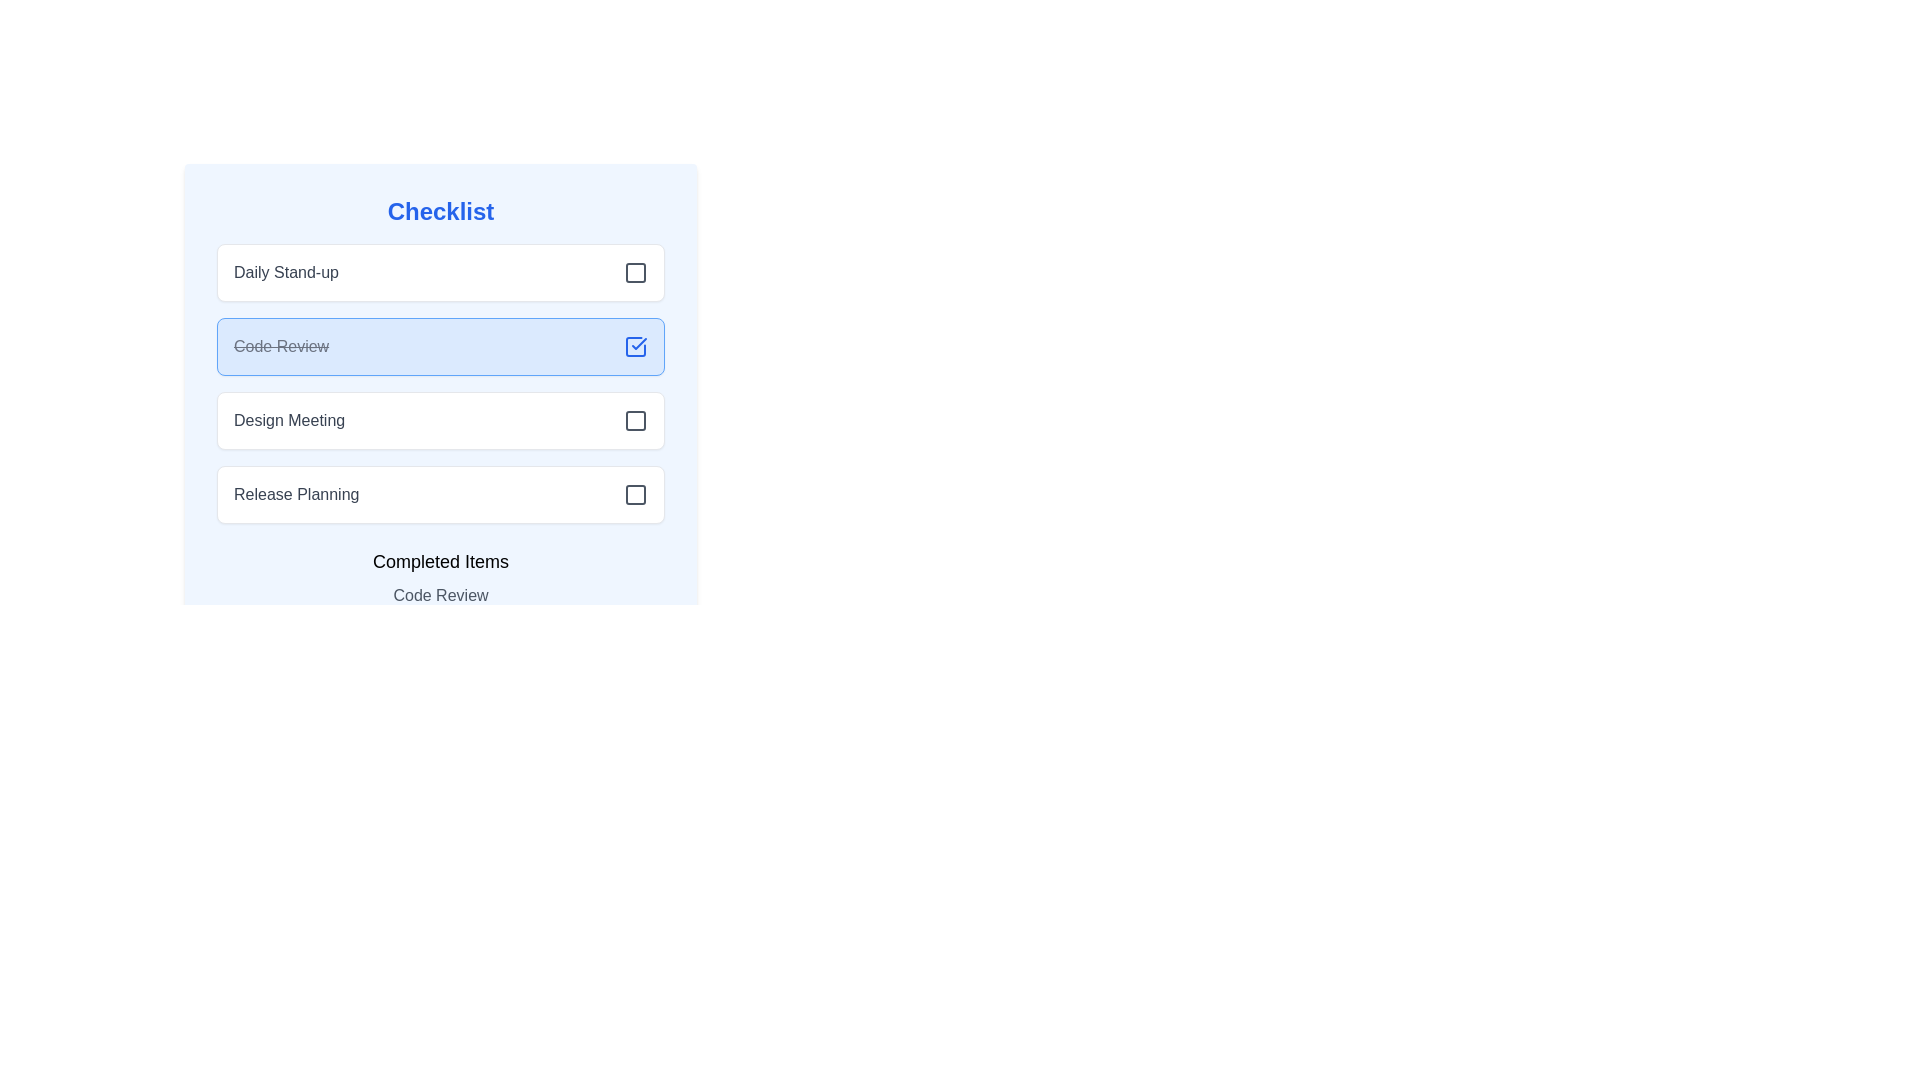 This screenshot has width=1920, height=1080. I want to click on the 'Code Review' text label, which is styled with a line-through effect and indicates a completed checklist item, so click(280, 346).